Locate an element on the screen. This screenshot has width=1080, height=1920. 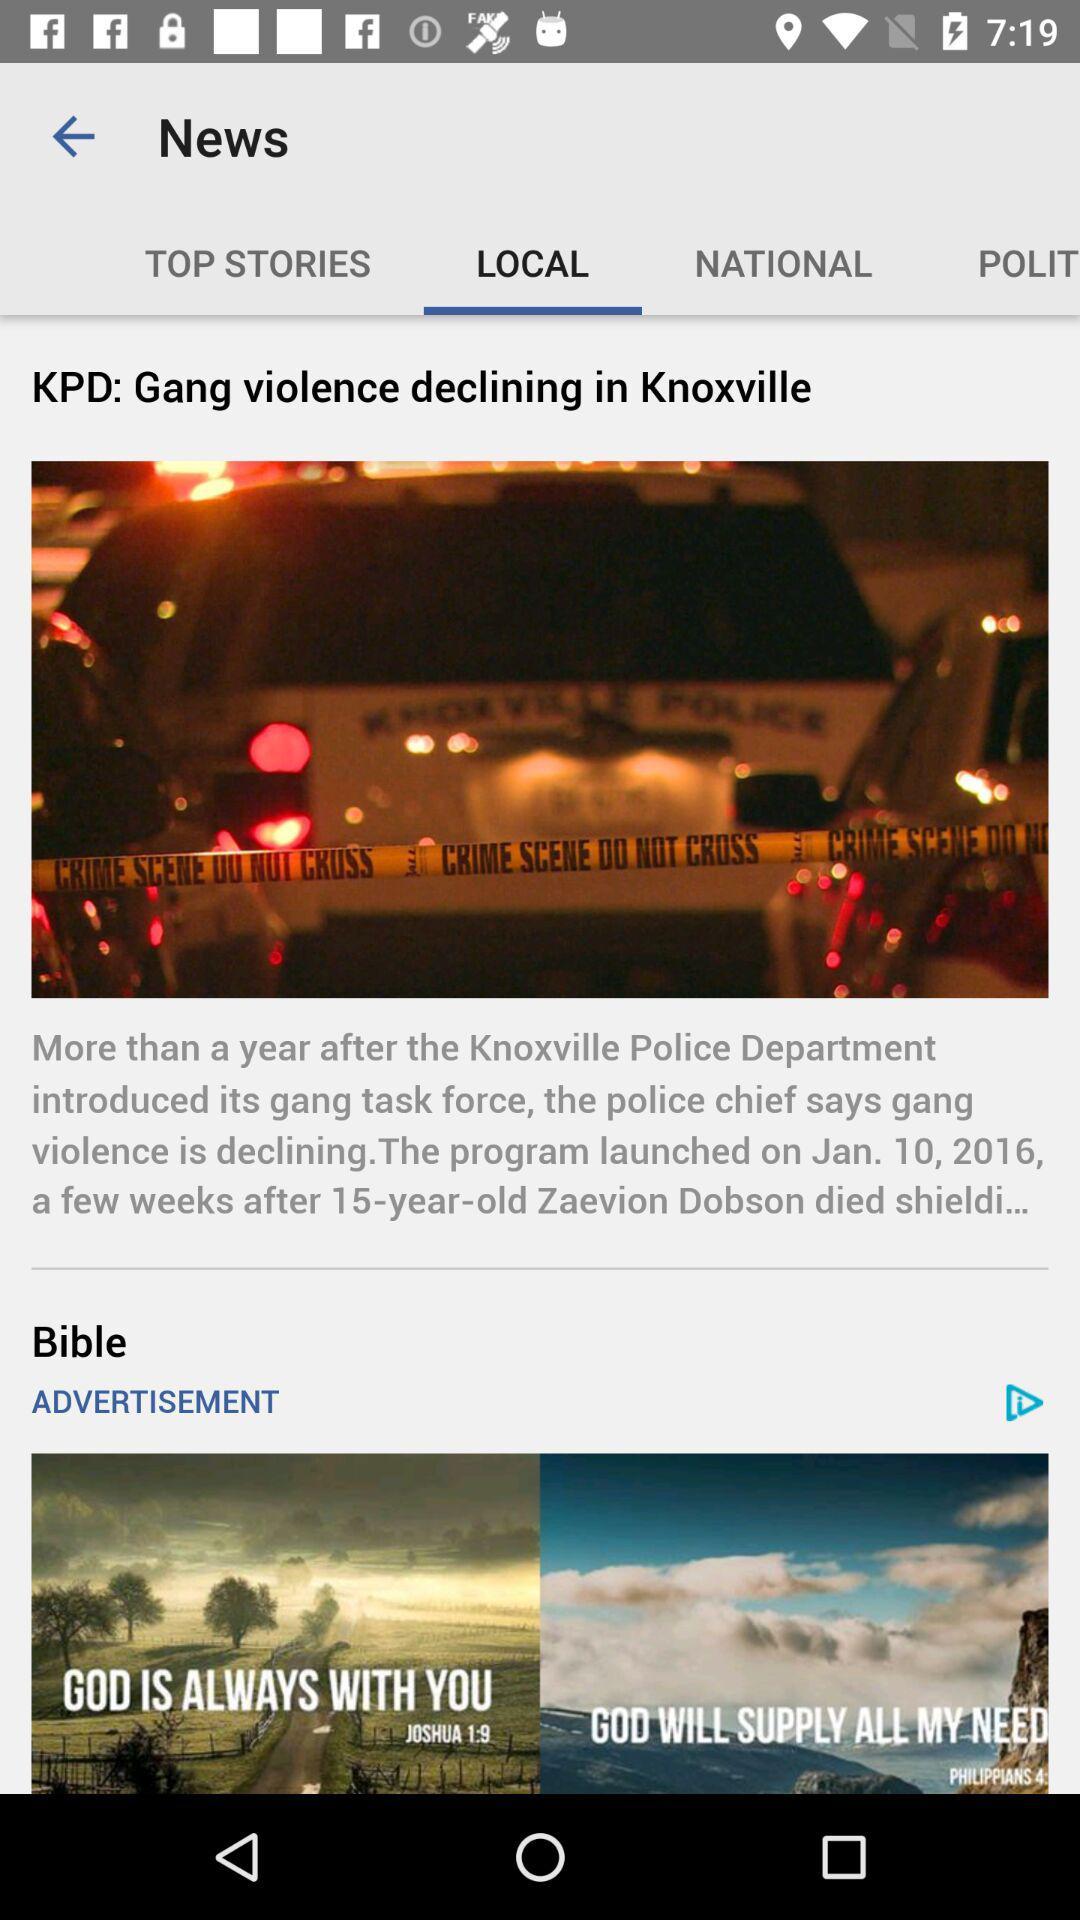
click on the advertisement is located at coordinates (540, 1623).